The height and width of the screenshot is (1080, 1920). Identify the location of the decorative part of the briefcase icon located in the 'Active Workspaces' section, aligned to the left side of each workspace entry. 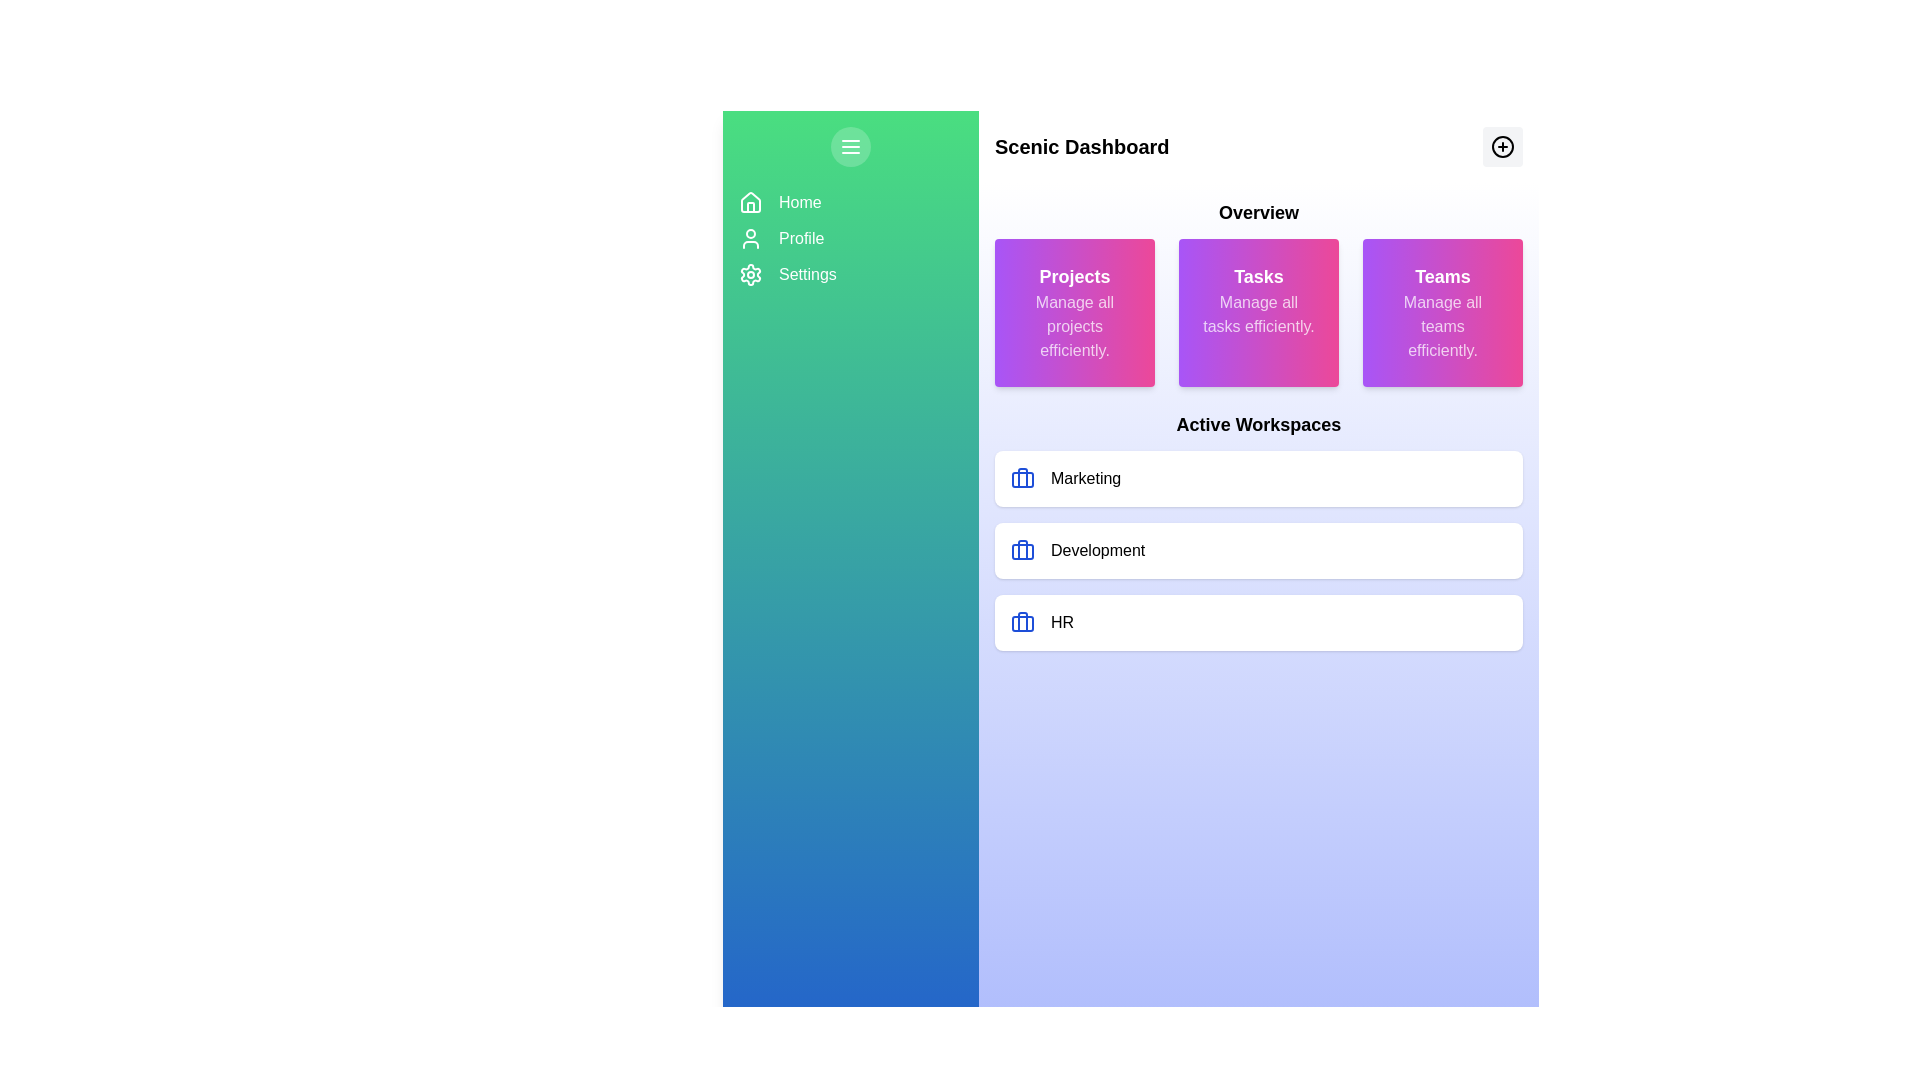
(1022, 551).